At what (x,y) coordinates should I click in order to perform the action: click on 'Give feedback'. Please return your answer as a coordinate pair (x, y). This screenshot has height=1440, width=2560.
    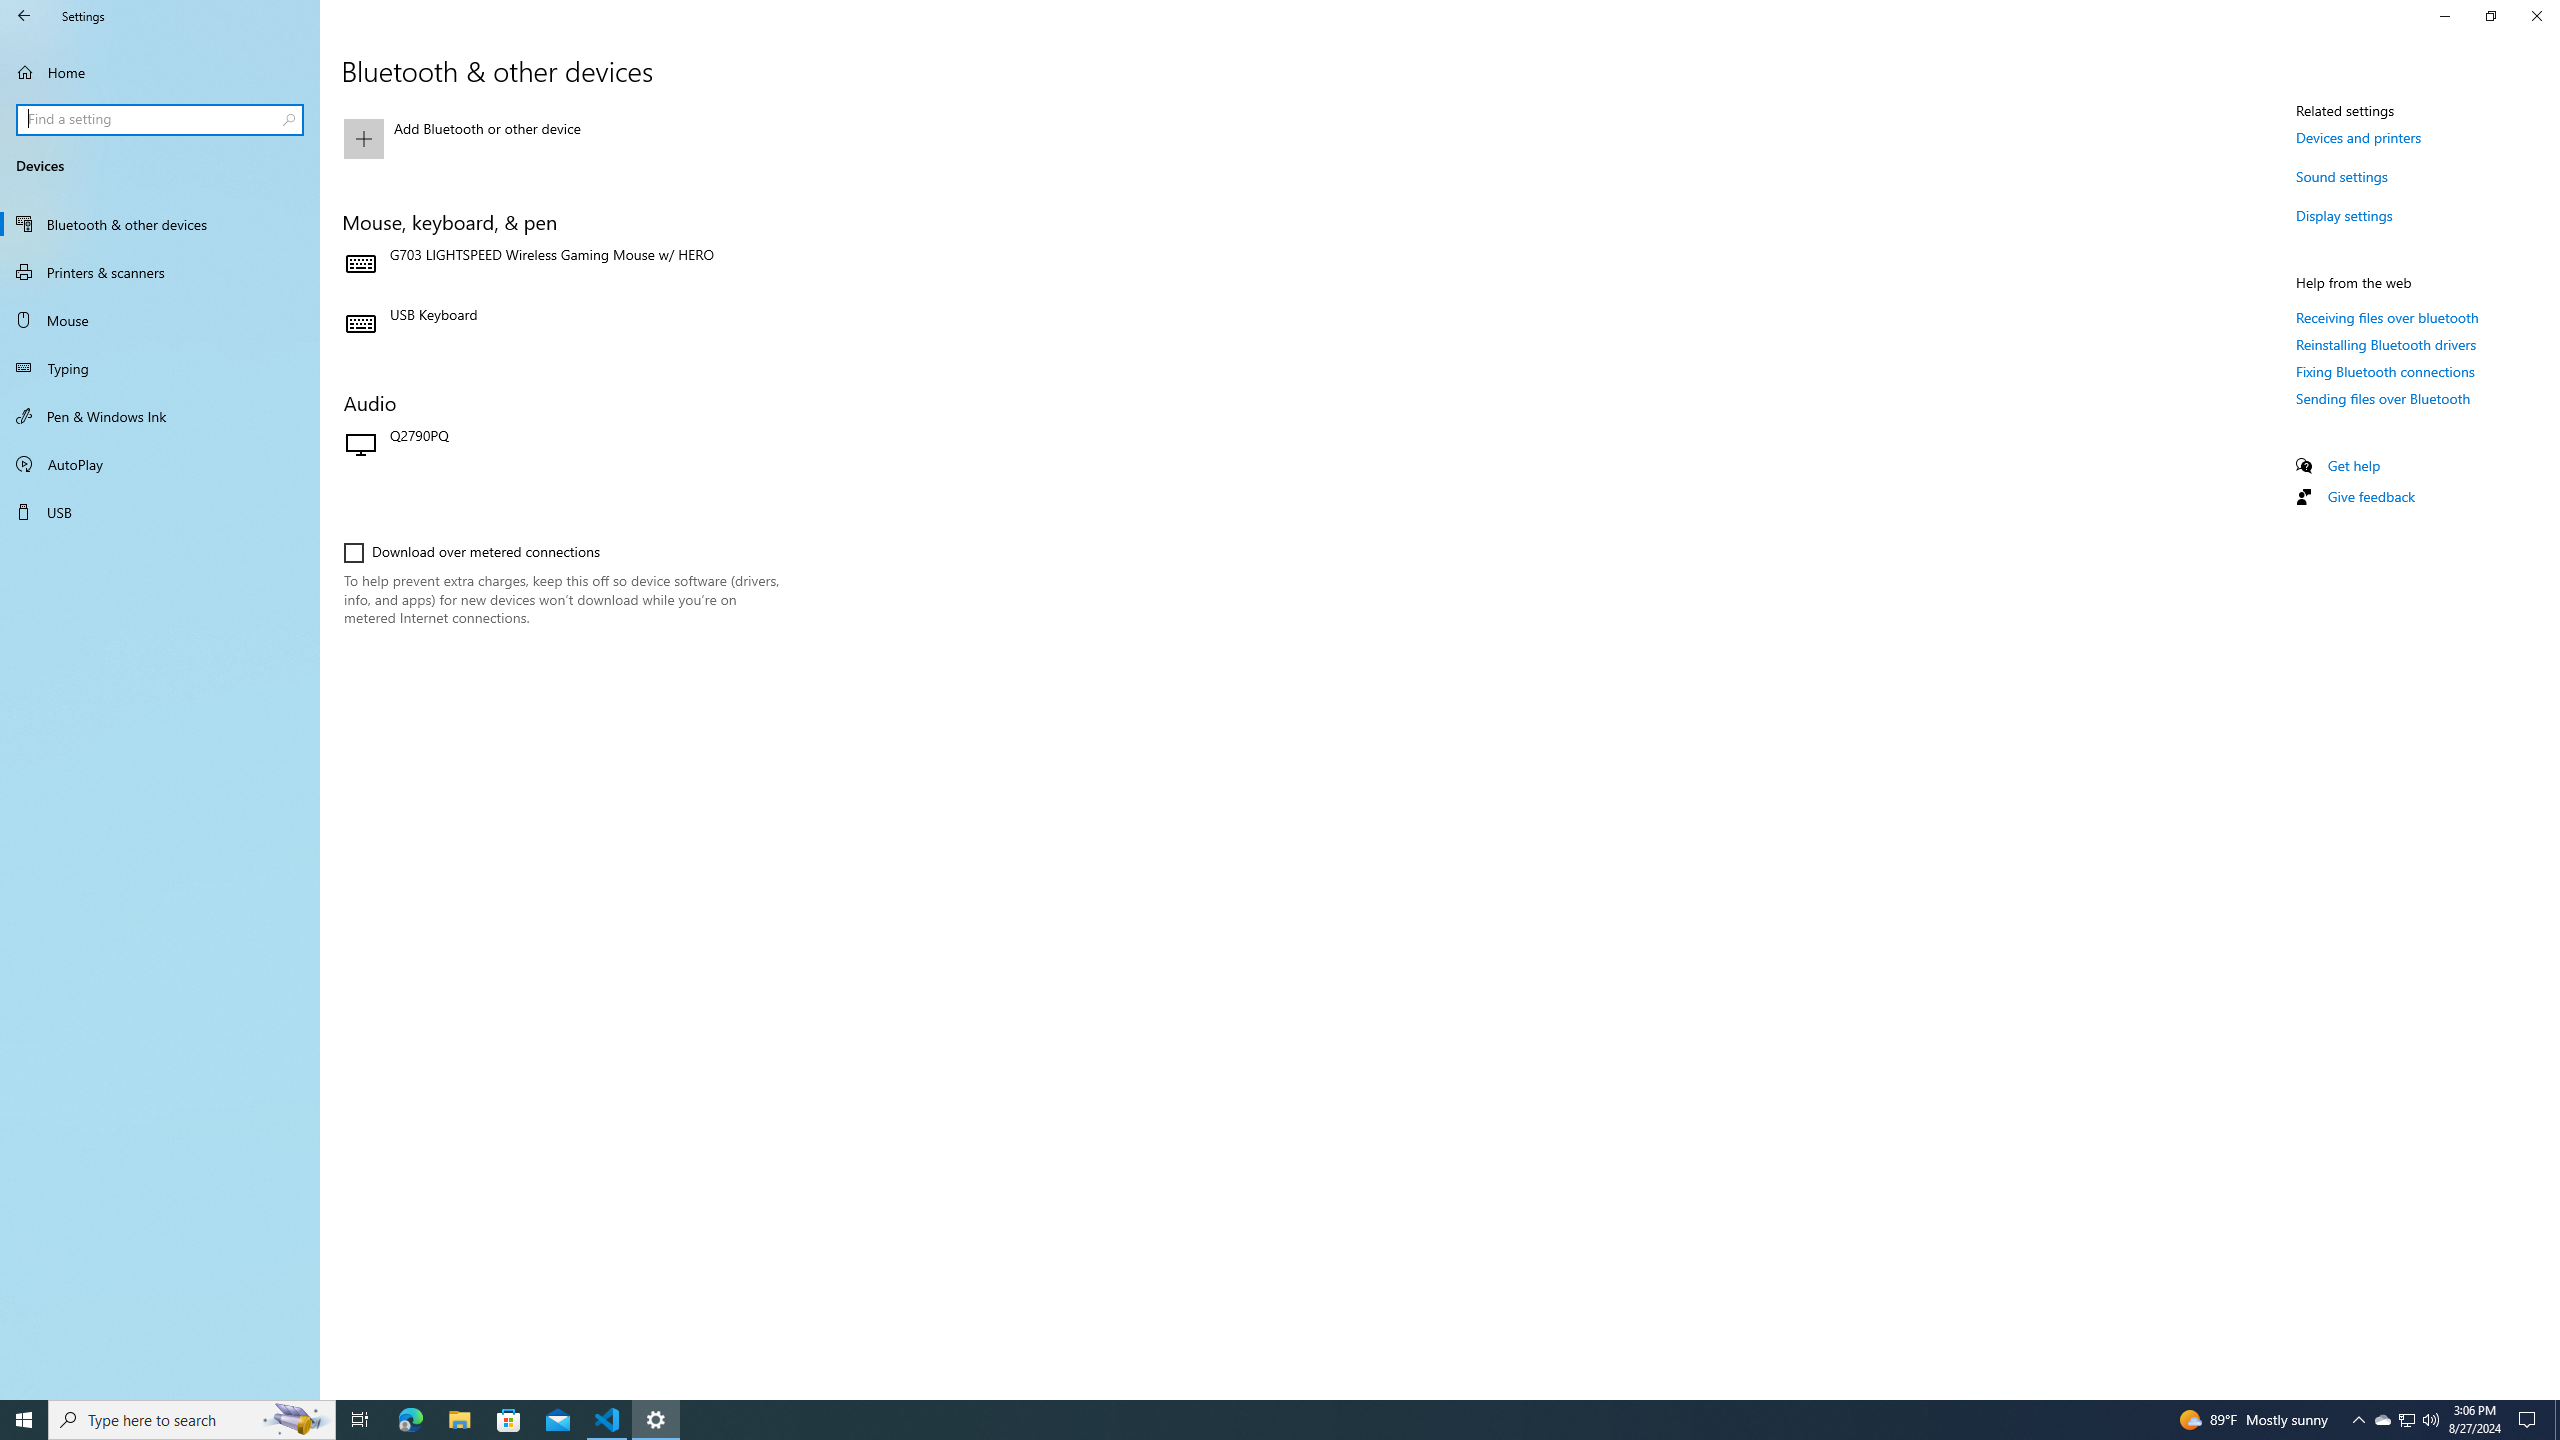
    Looking at the image, I should click on (2369, 495).